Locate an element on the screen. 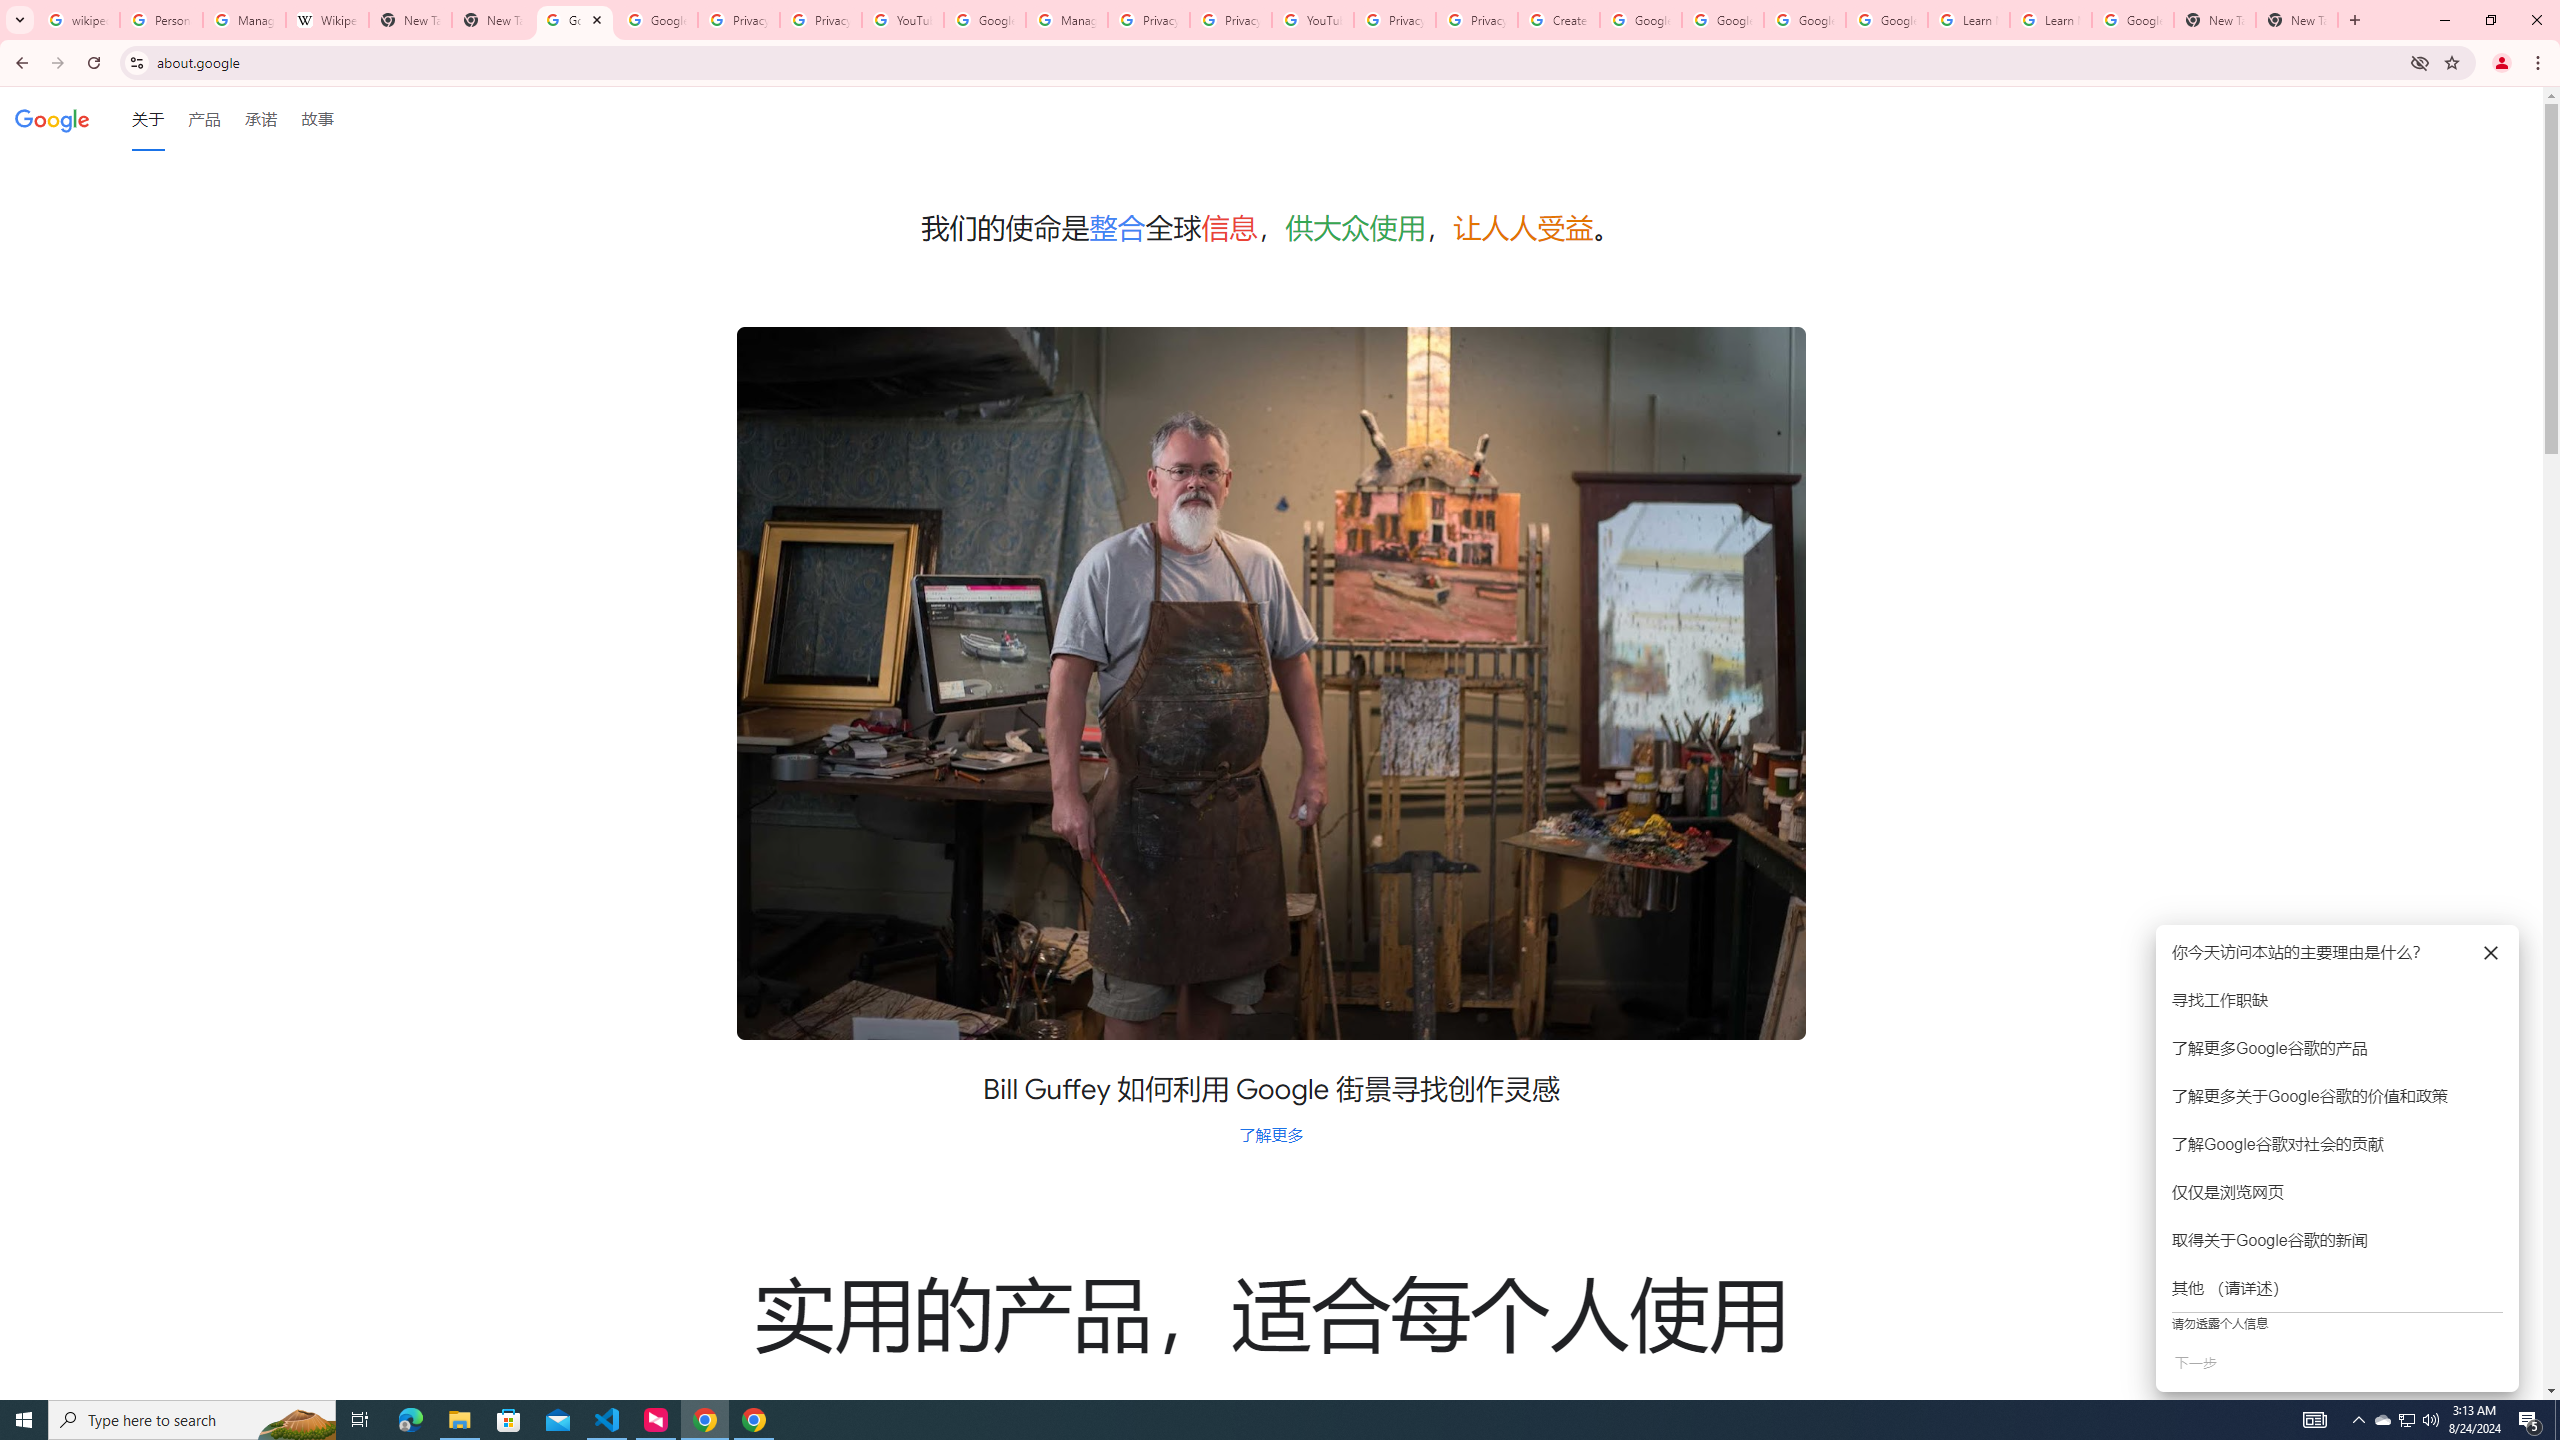  'Manage your Location History - Google Search Help' is located at coordinates (244, 19).